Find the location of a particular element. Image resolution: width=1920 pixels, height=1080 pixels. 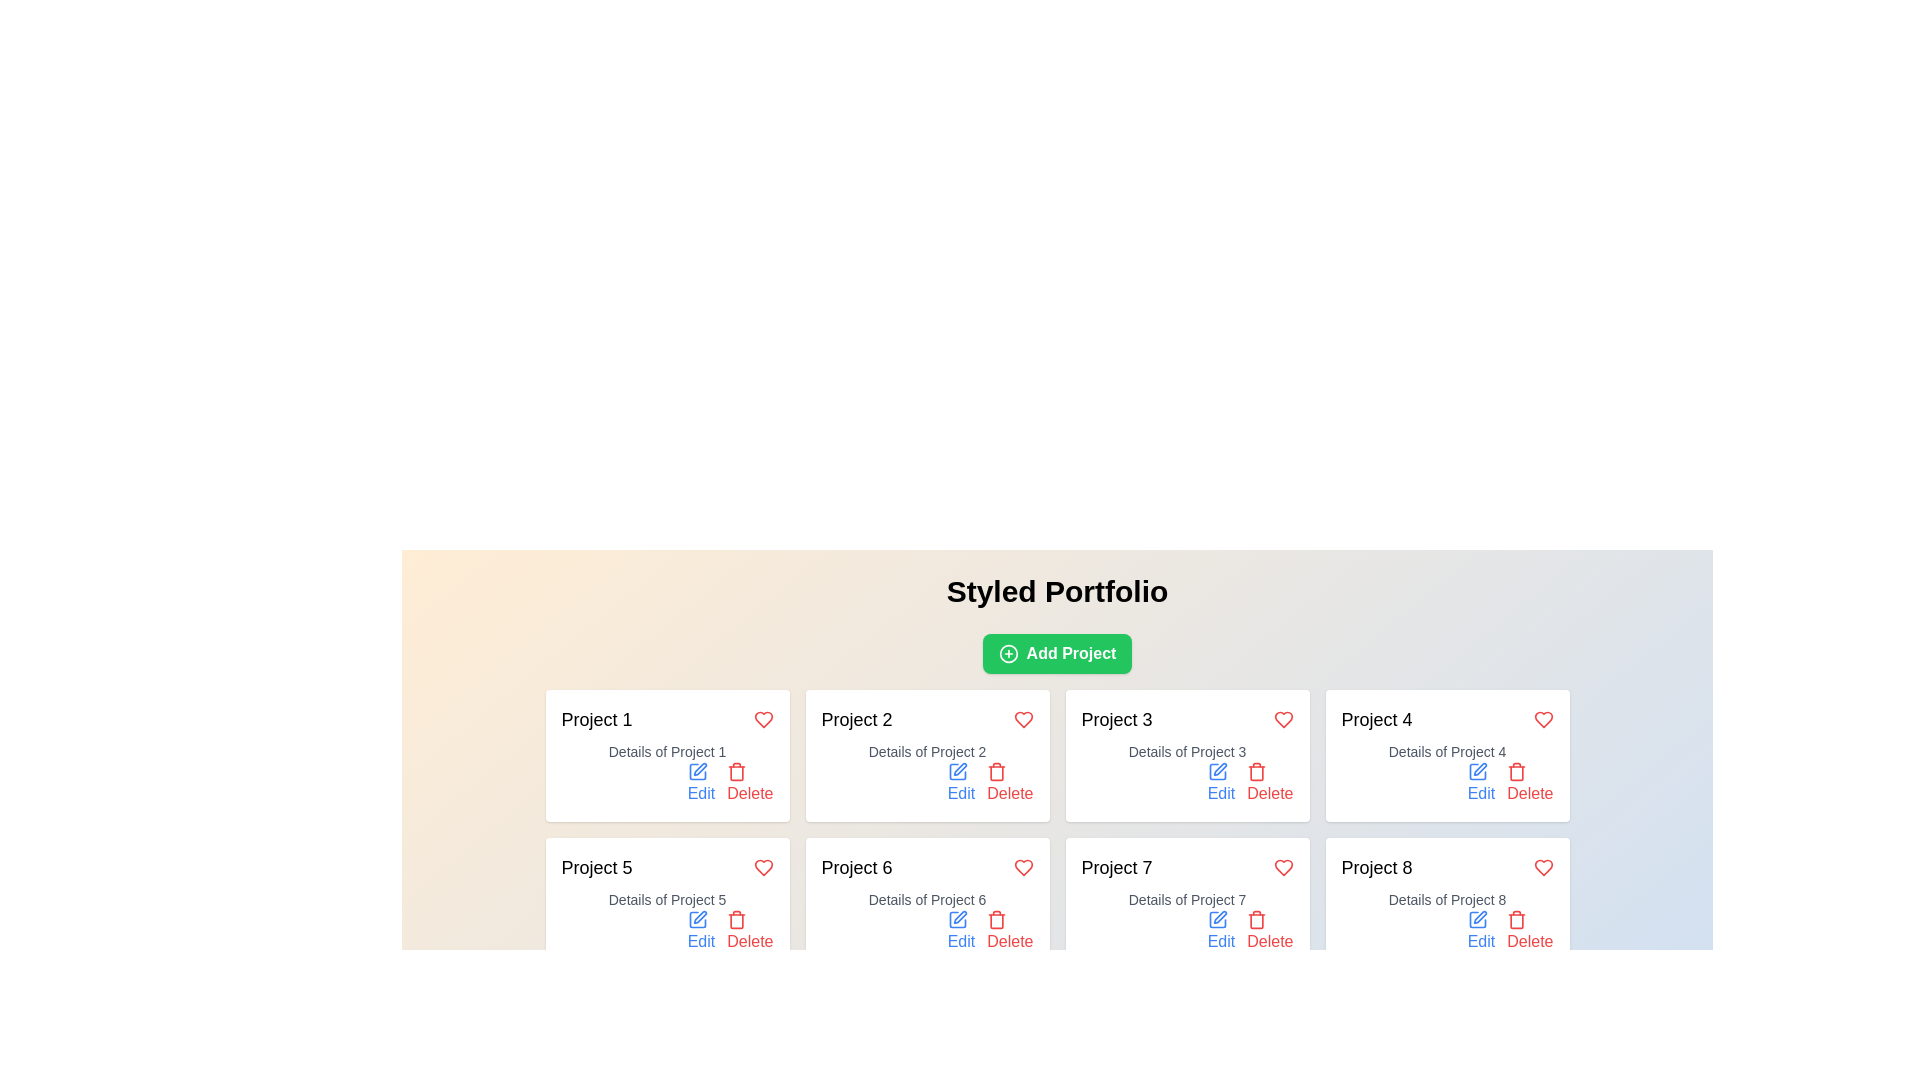

the project card that contains details and options to edit or delete a specific project, located in the second column of the first row in a grid layout is located at coordinates (926, 756).